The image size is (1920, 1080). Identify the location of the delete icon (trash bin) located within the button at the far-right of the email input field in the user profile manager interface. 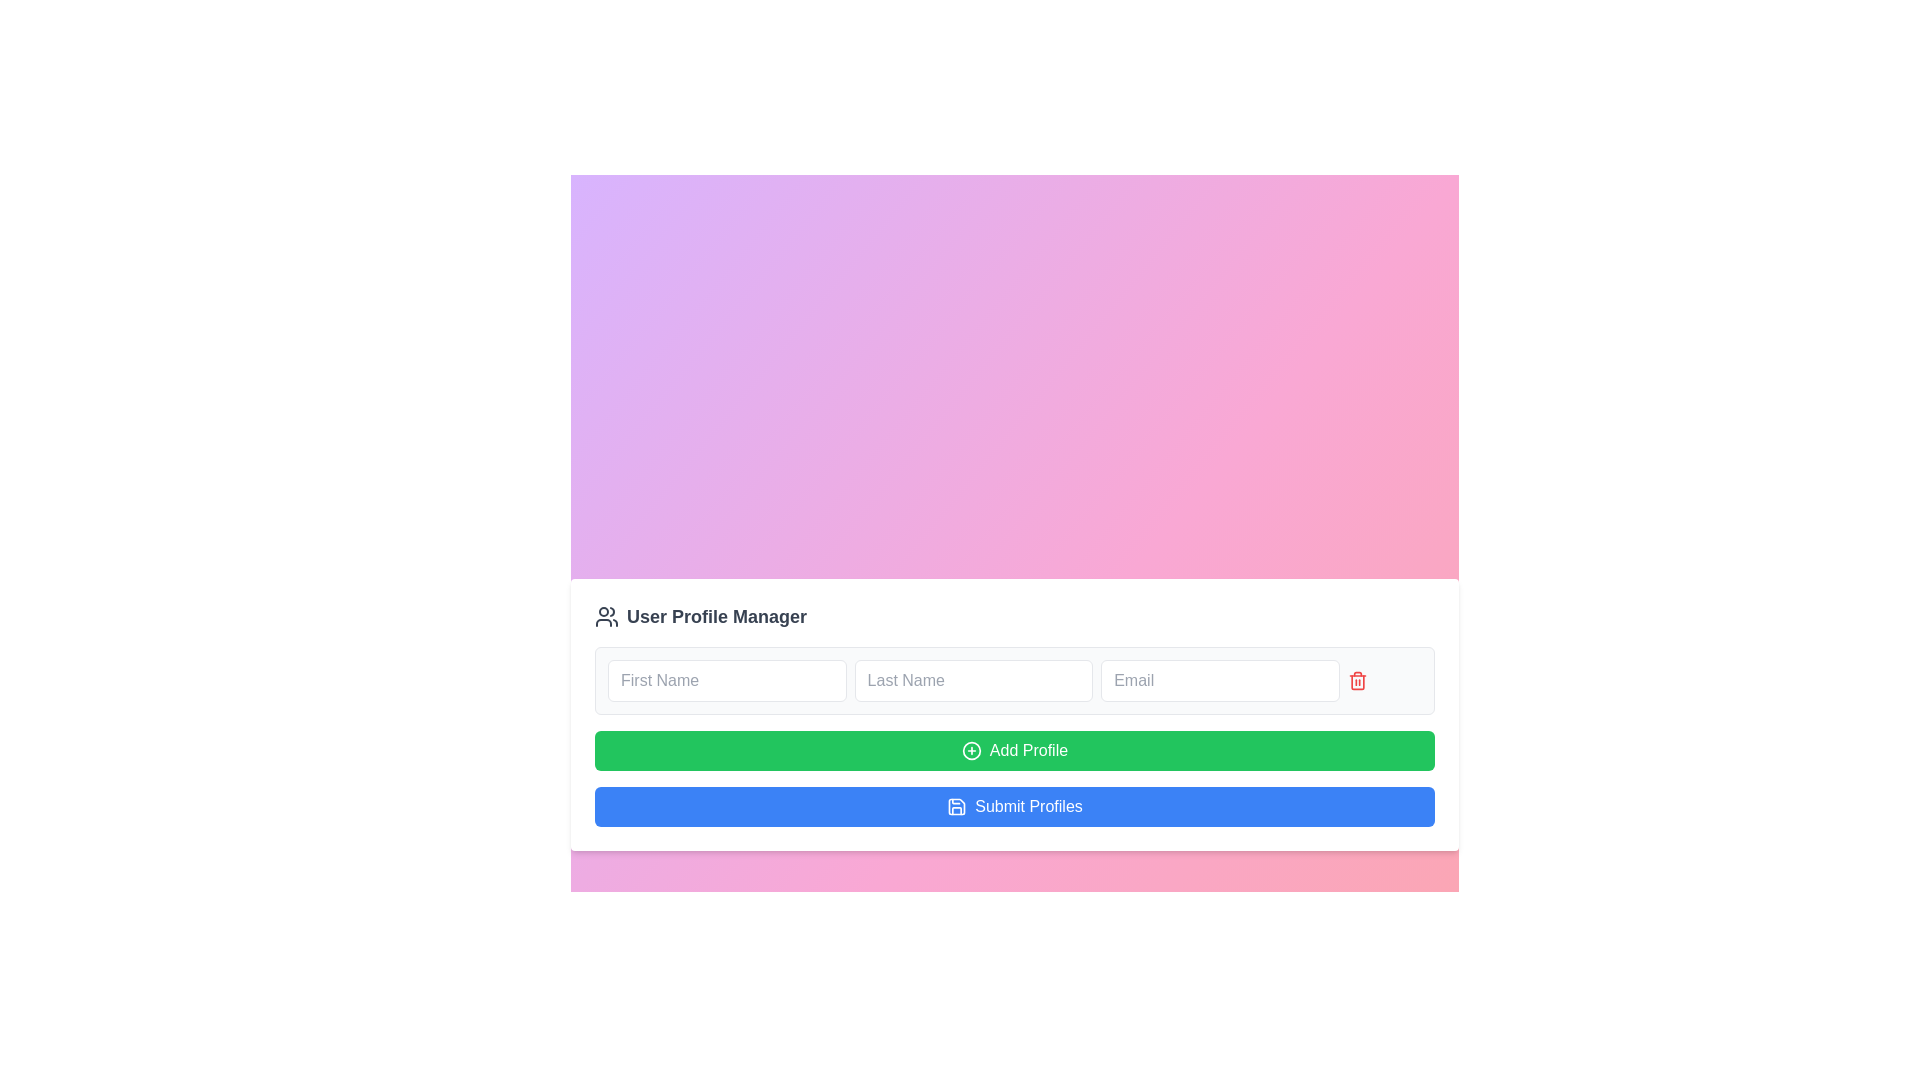
(1357, 680).